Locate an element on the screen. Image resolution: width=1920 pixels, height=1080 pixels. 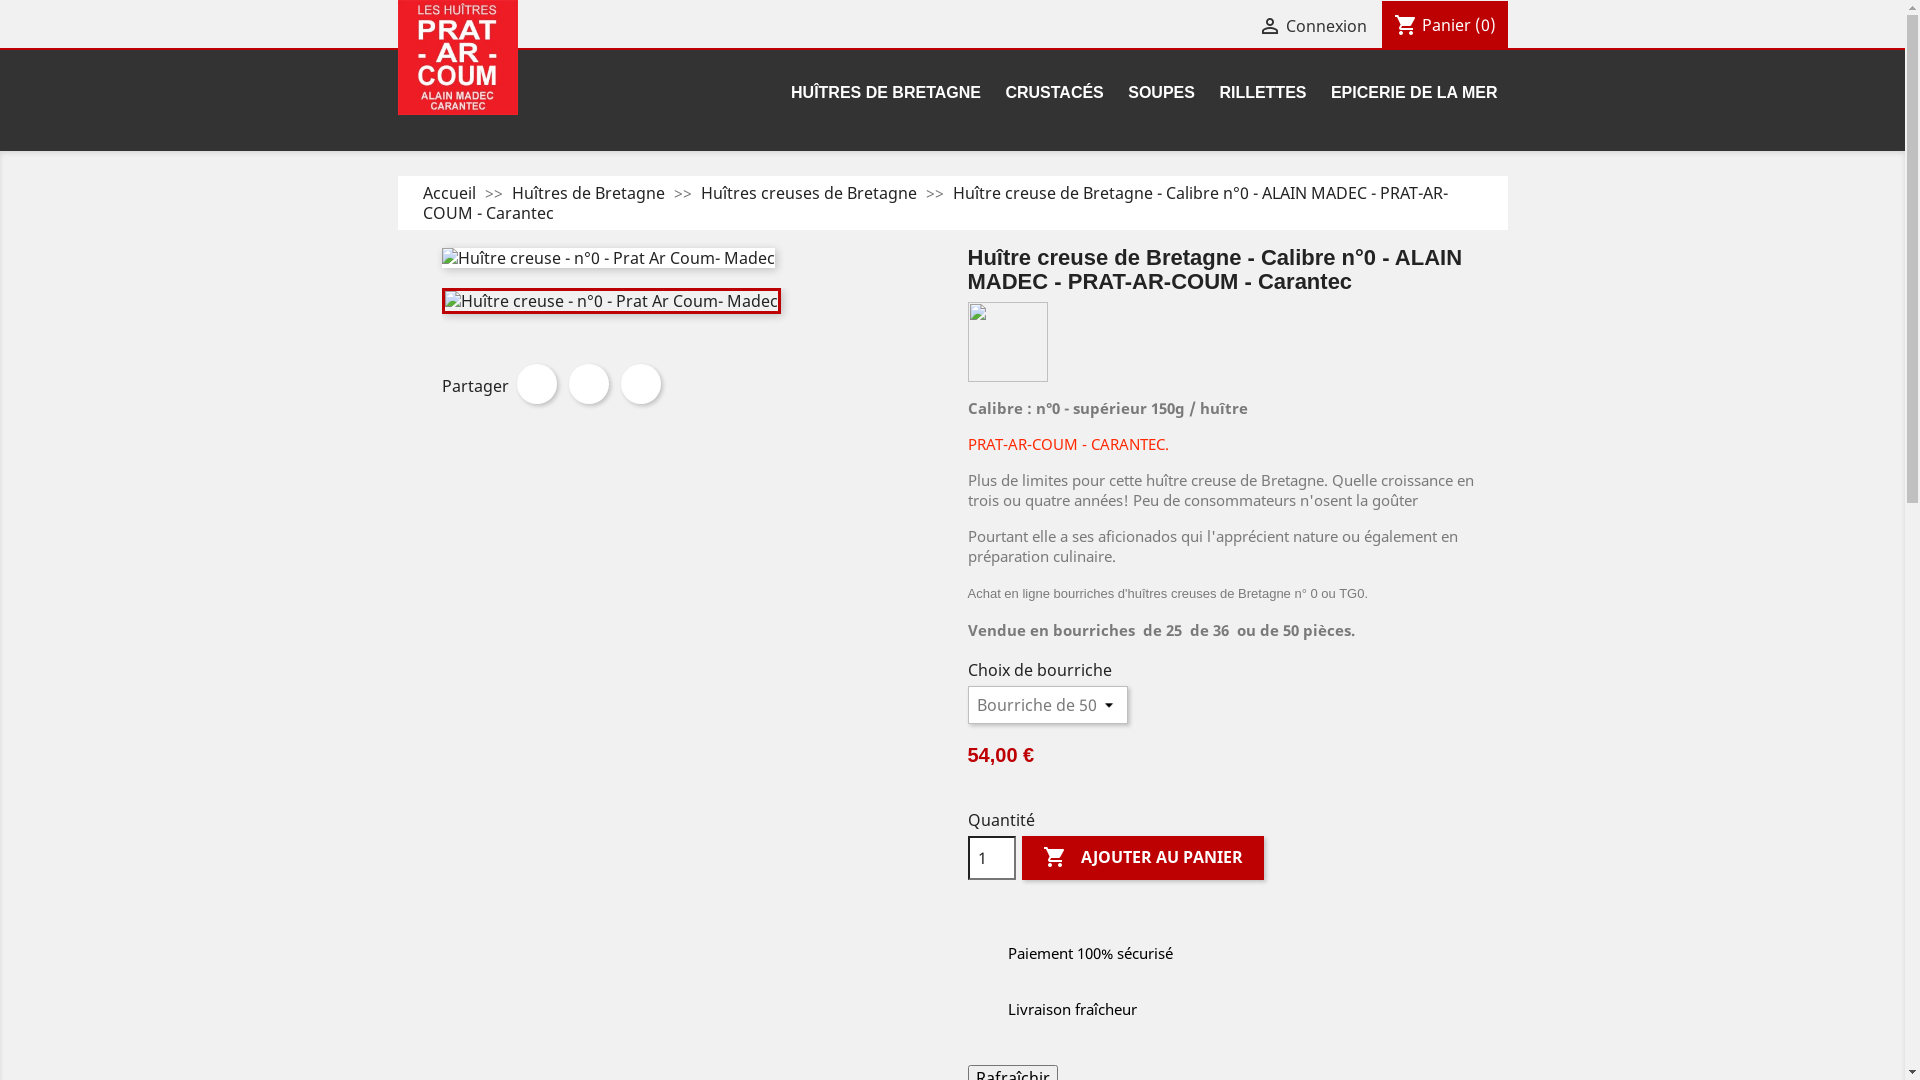
'EPICERIE DE LA MER' is located at coordinates (1320, 94).